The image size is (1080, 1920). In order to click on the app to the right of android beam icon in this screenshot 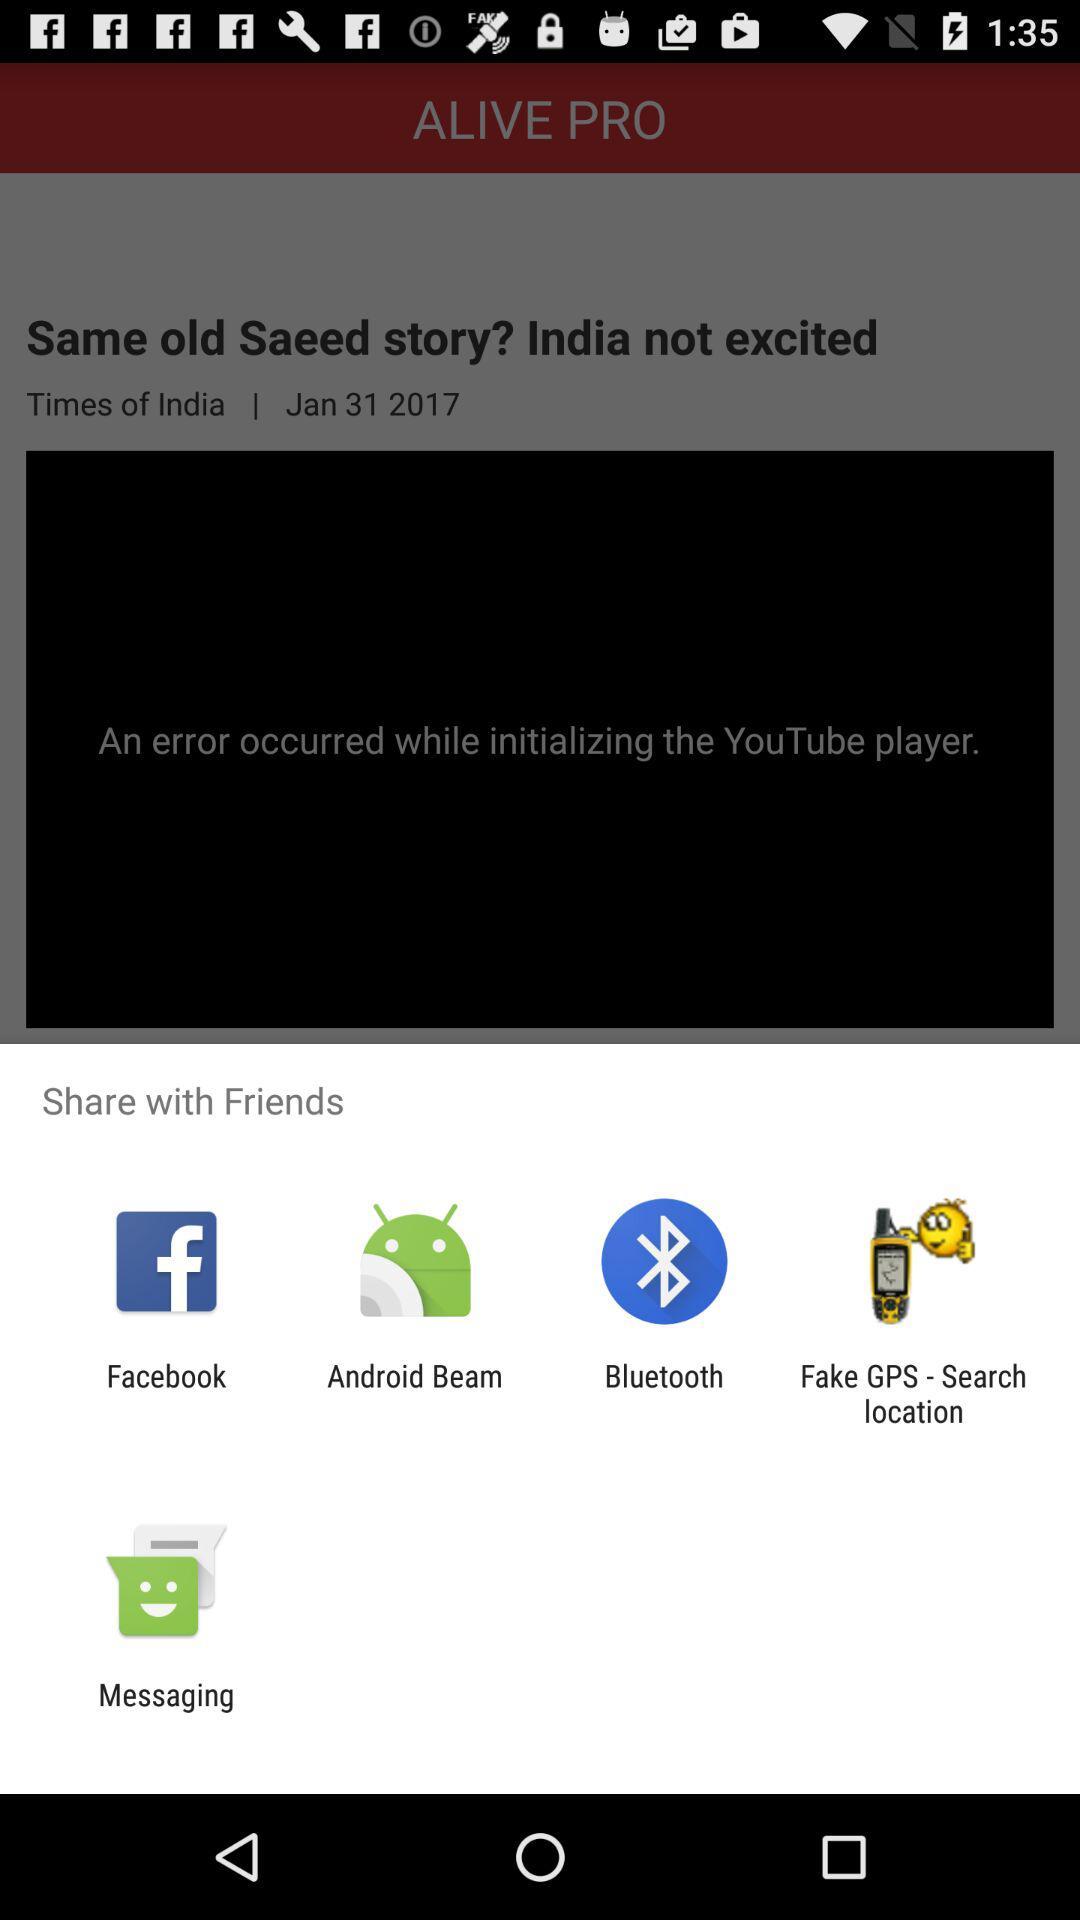, I will do `click(664, 1392)`.